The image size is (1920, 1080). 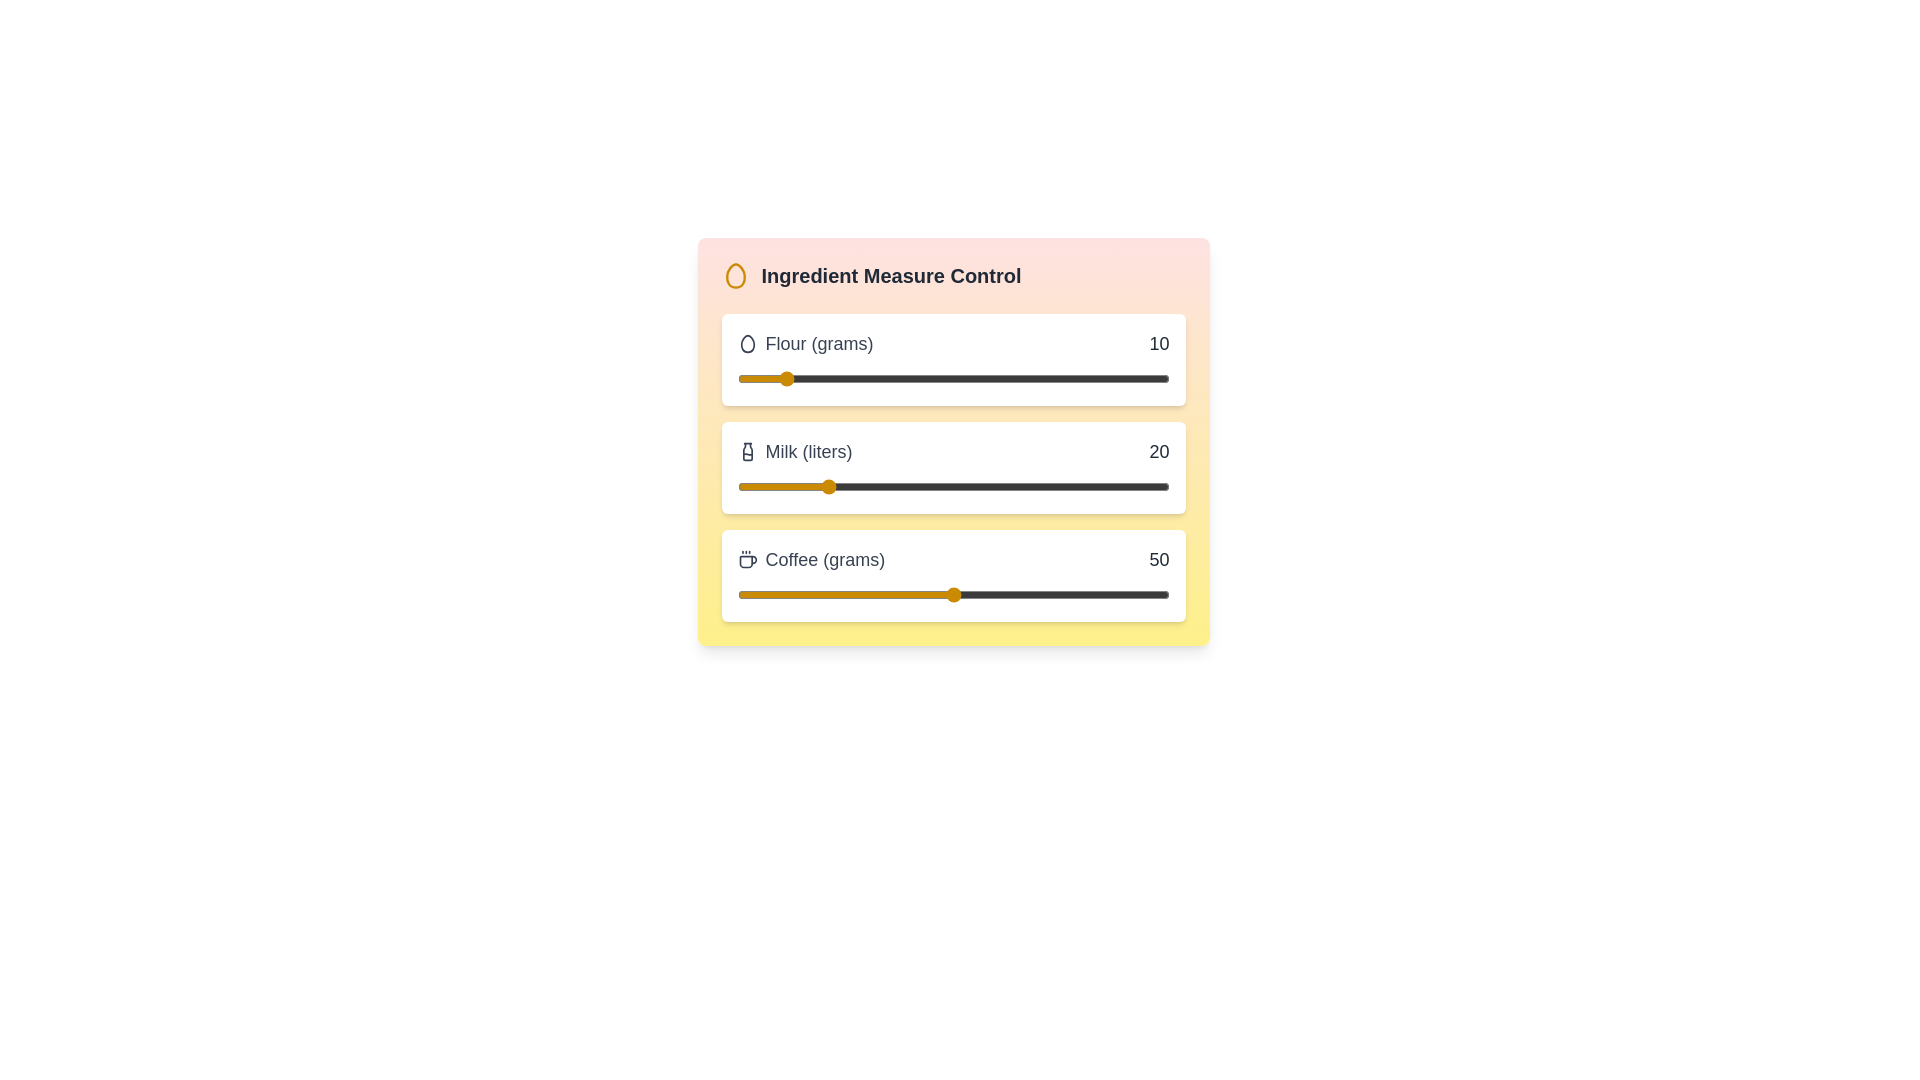 What do you see at coordinates (1130, 378) in the screenshot?
I see `flour amount` at bounding box center [1130, 378].